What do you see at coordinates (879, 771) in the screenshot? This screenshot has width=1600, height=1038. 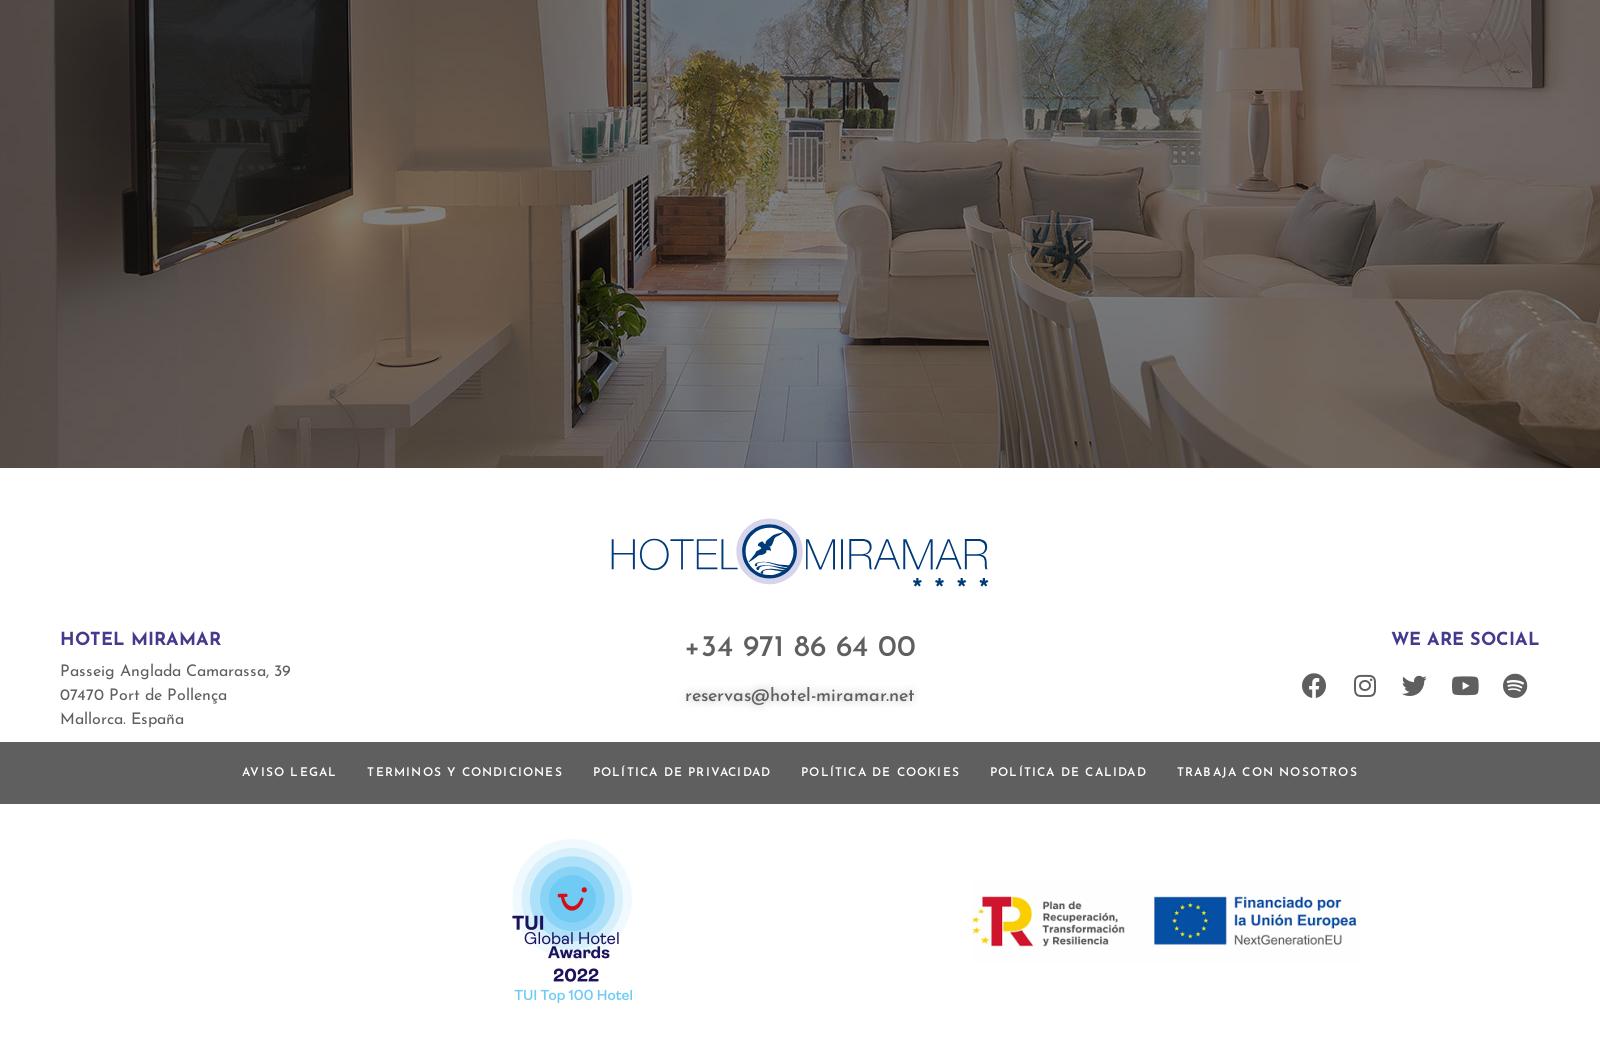 I see `'Política de cookies'` at bounding box center [879, 771].